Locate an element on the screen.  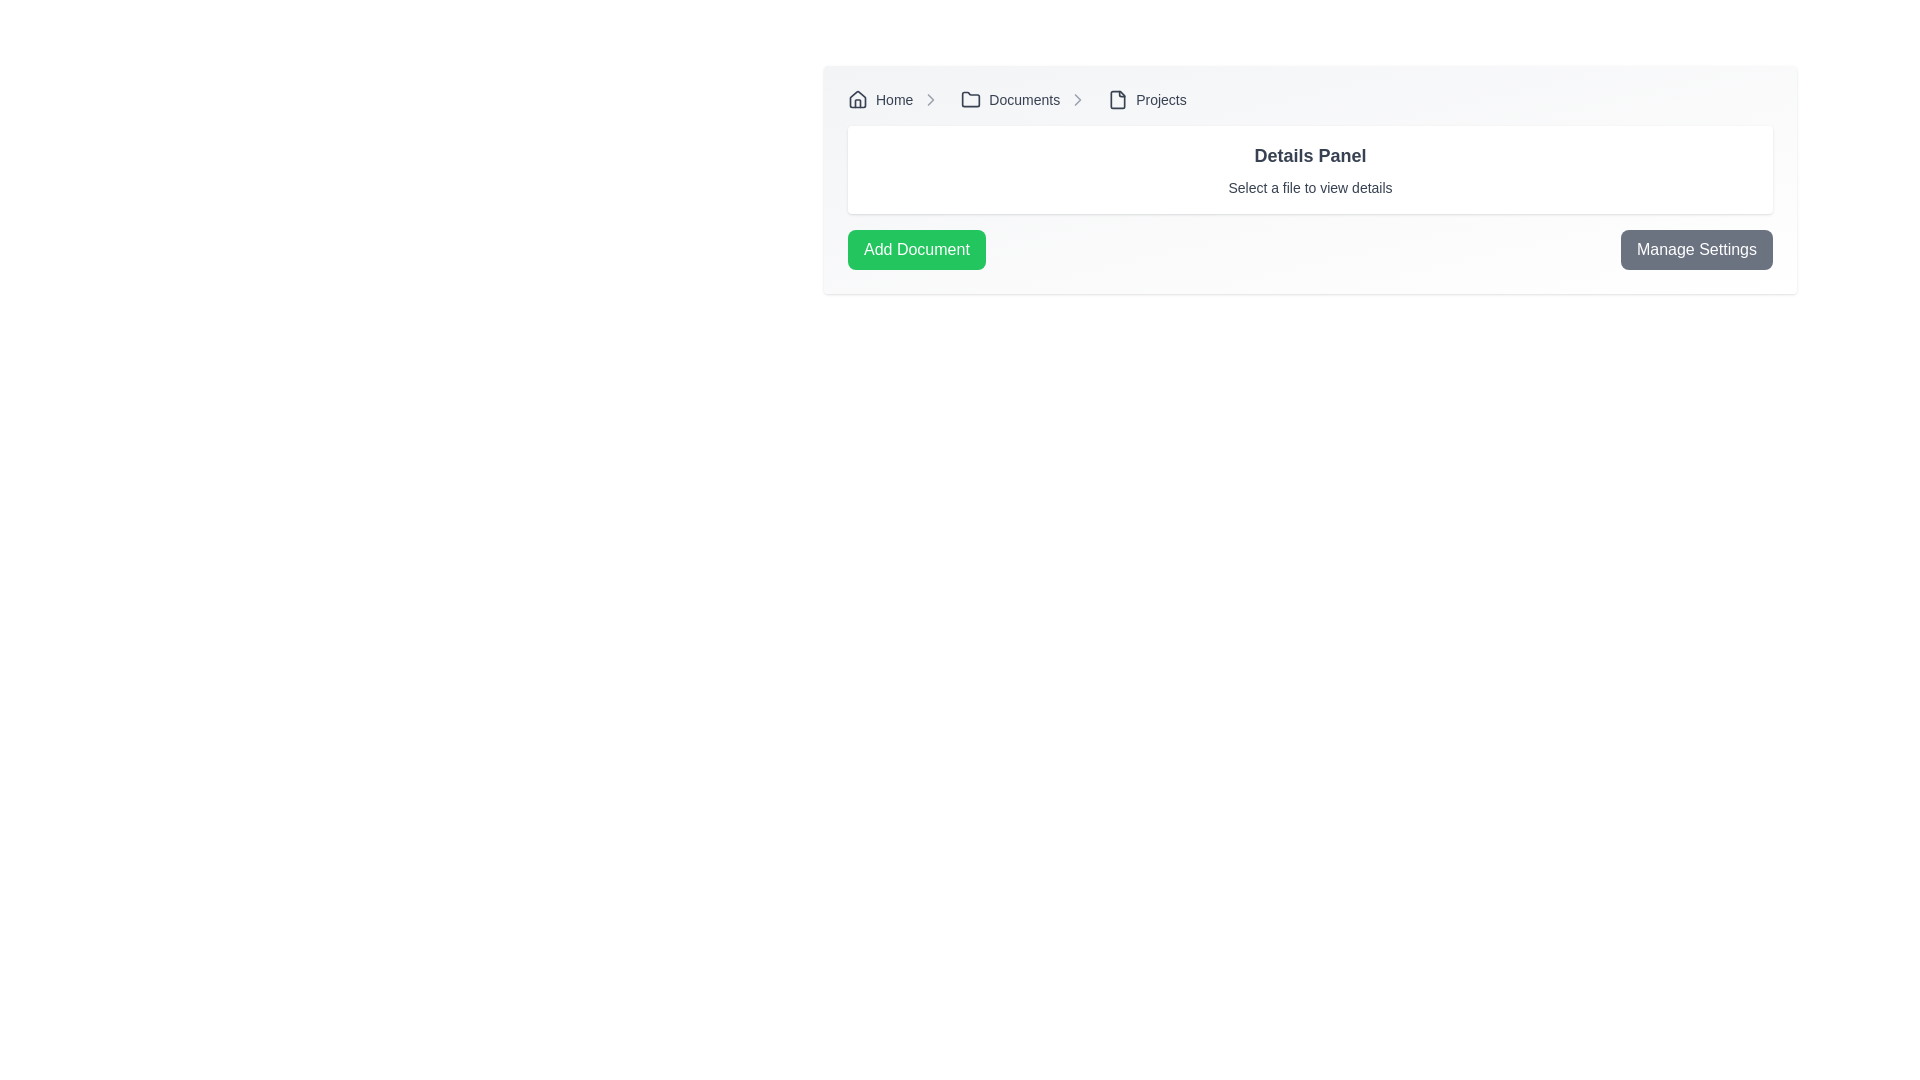
the 'Projects' breadcrumb link, which consists of a document icon followed by the text 'Projects' is located at coordinates (1147, 100).